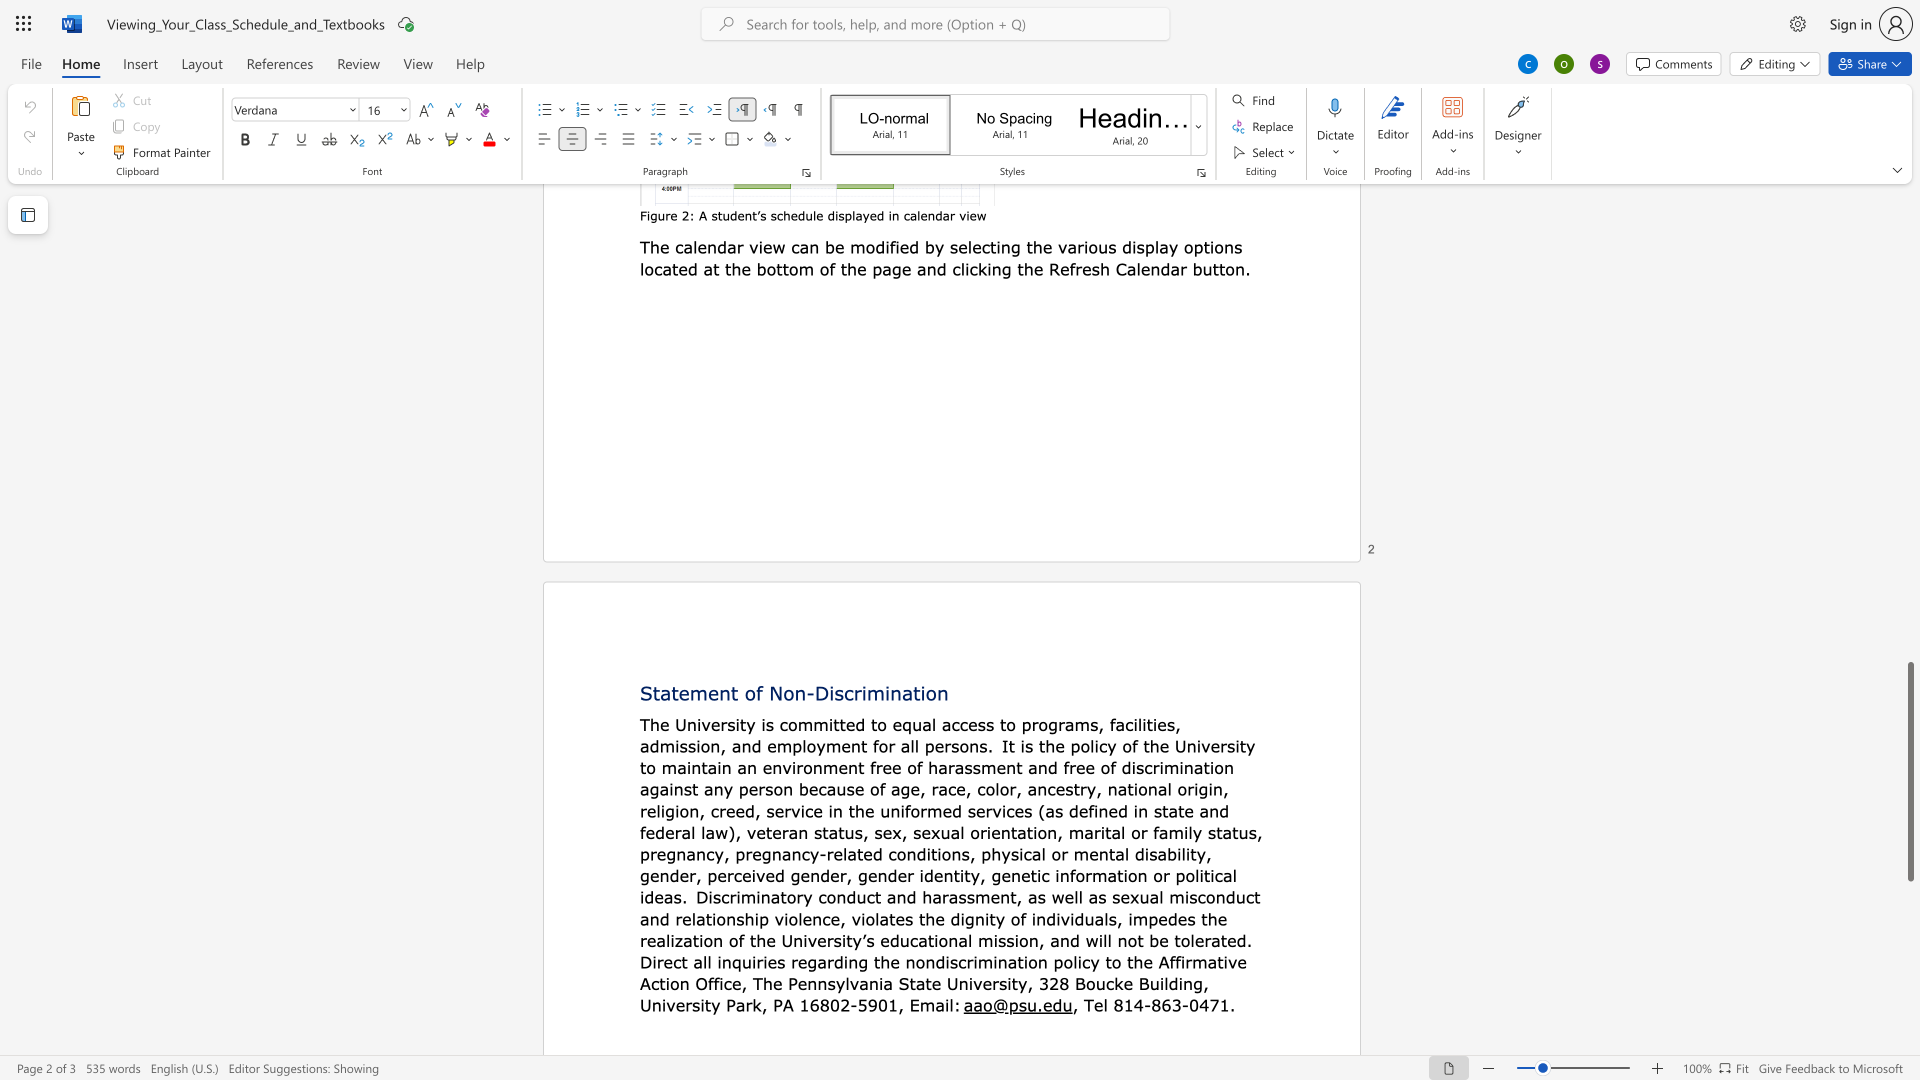  Describe the element at coordinates (1909, 408) in the screenshot. I see `the page's right scrollbar for upward movement` at that location.